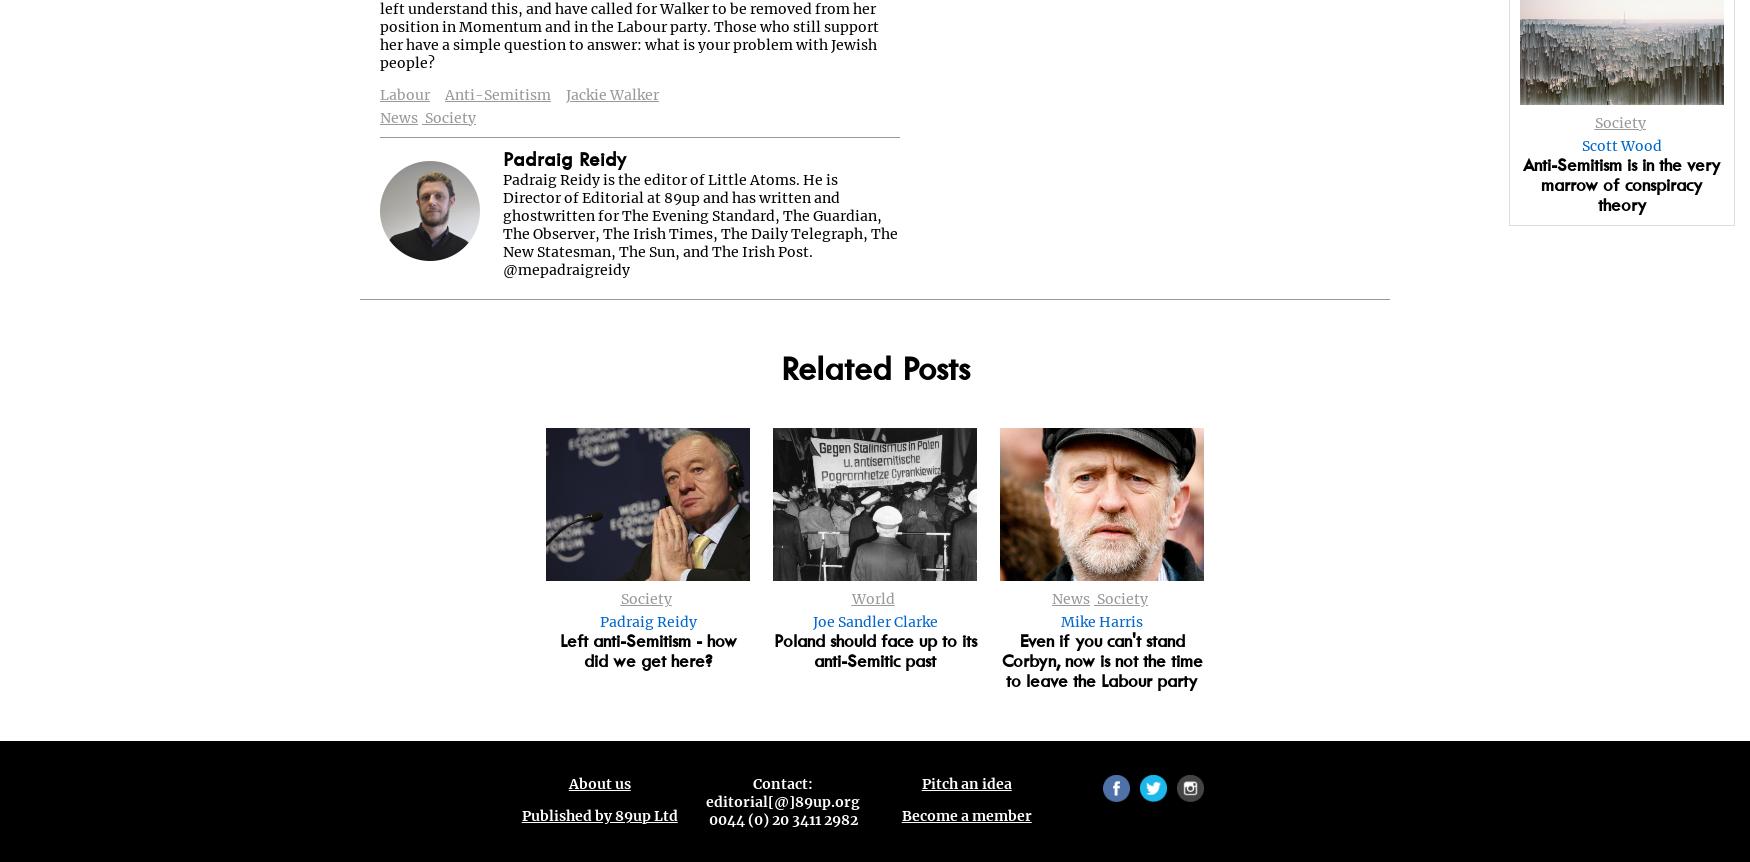 This screenshot has width=1750, height=862. Describe the element at coordinates (781, 785) in the screenshot. I see `'Contact:'` at that location.